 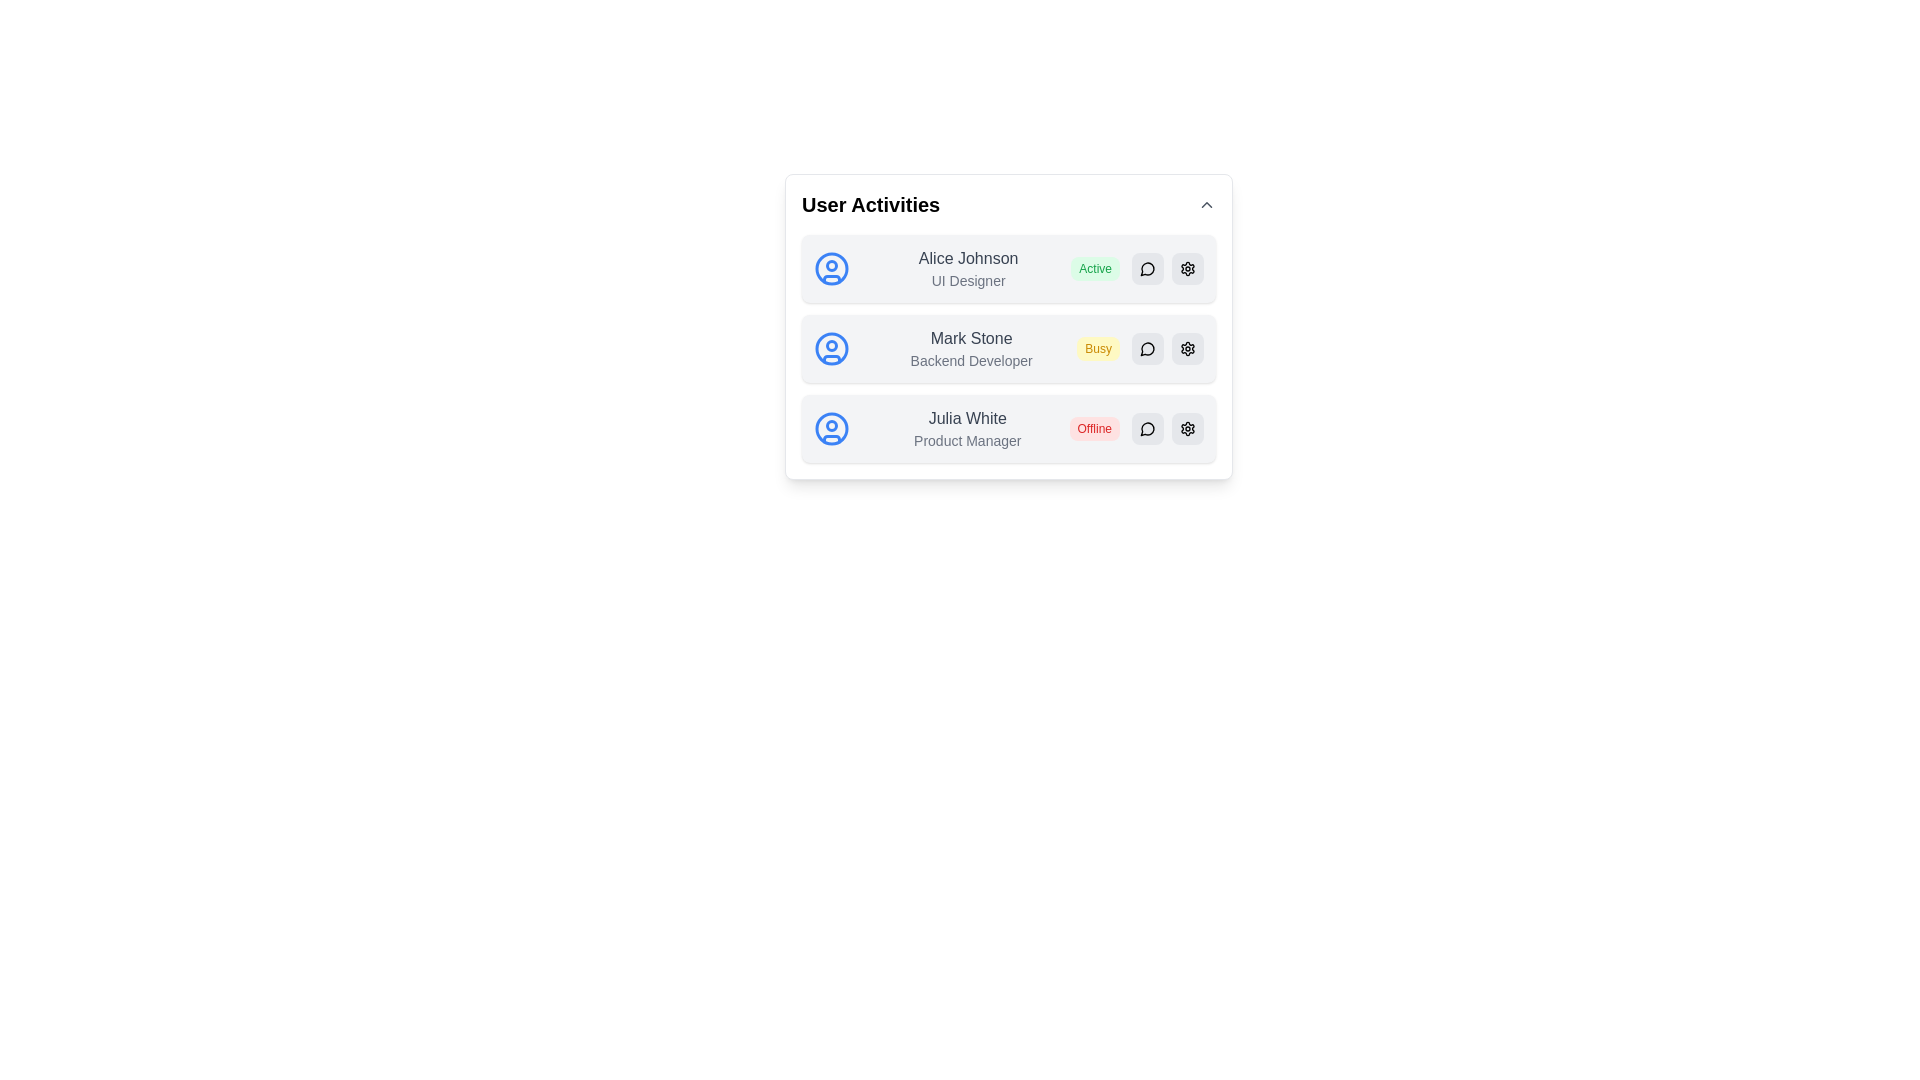 I want to click on the button to the right of the 'Active' status tag for the user 'Alice Johnson' in the 'User Activities' component to initiate an action, so click(x=1147, y=268).